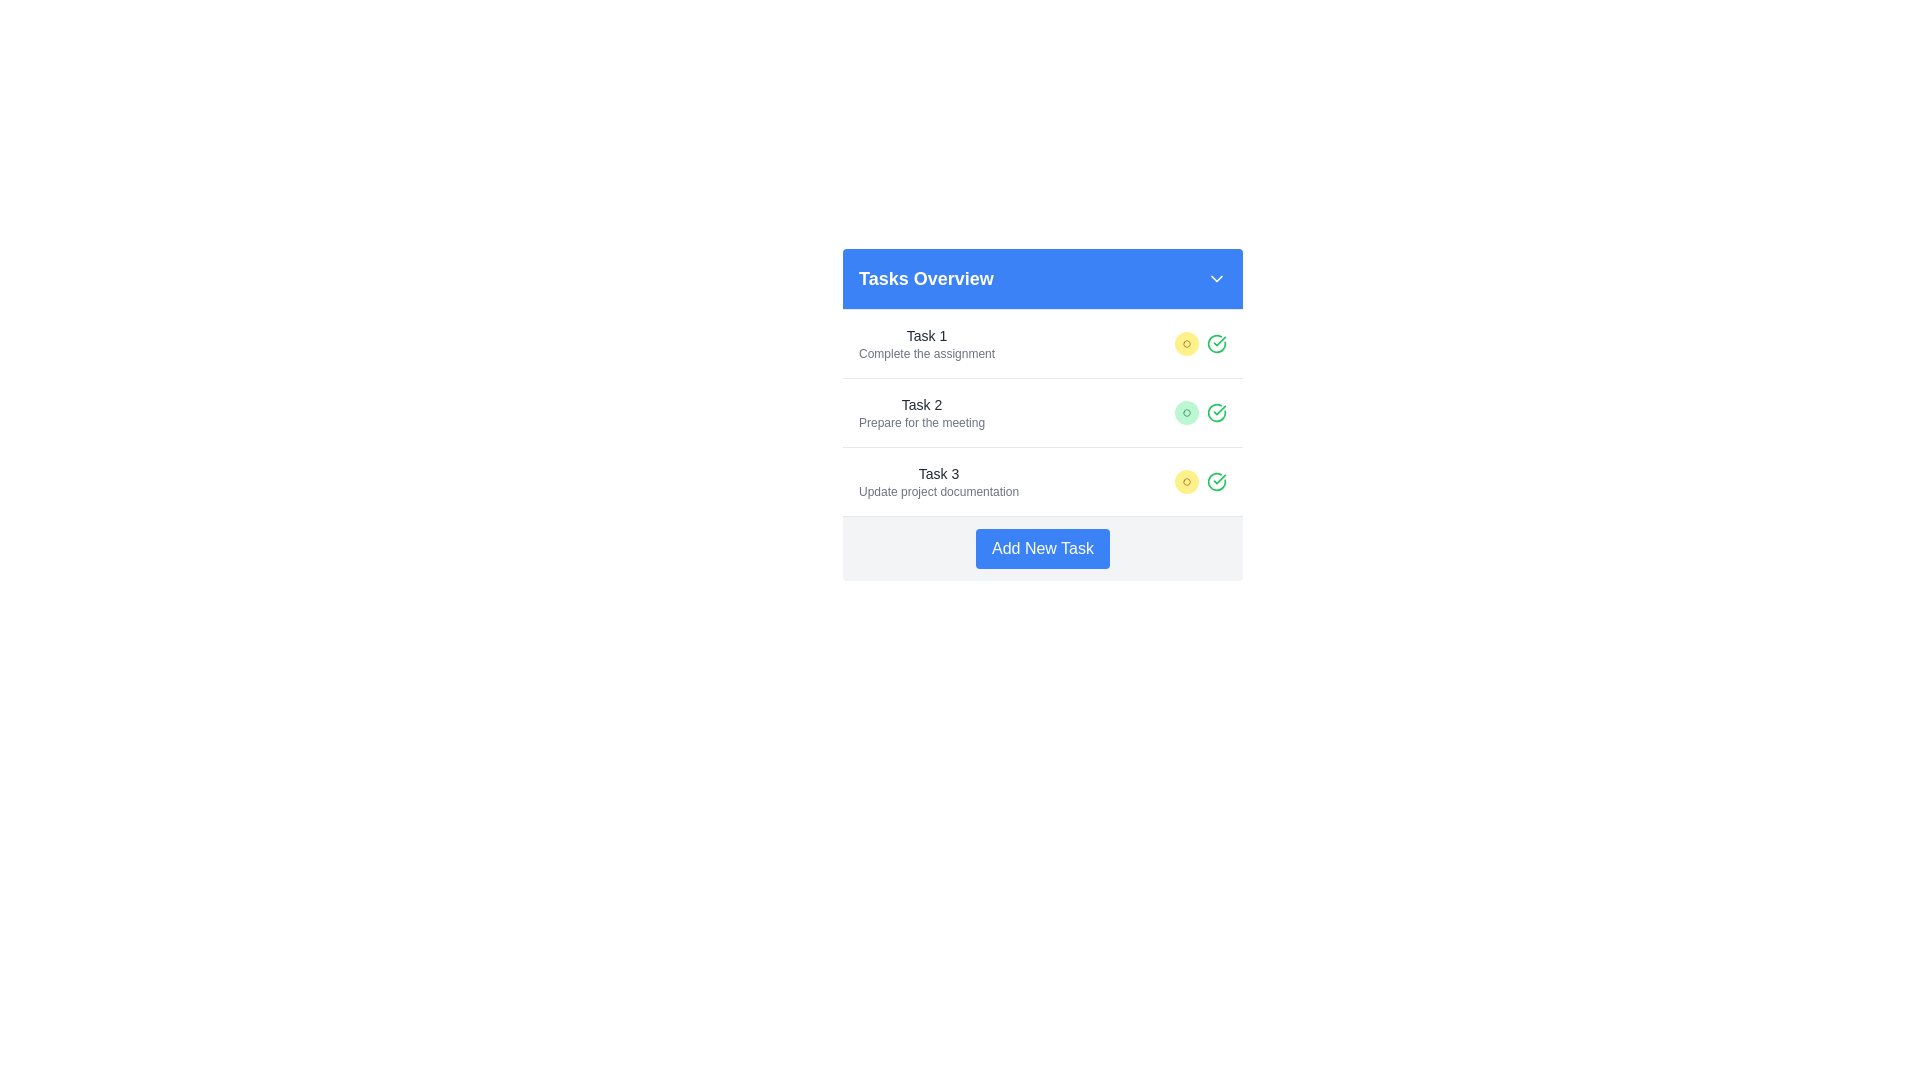 The image size is (1920, 1080). I want to click on the completion icon located to the right of 'Prepare for the meeting' in the 'Task 2' row within the 'Tasks Overview' section, indicating that Task 2 has been marked as complete, so click(1216, 411).